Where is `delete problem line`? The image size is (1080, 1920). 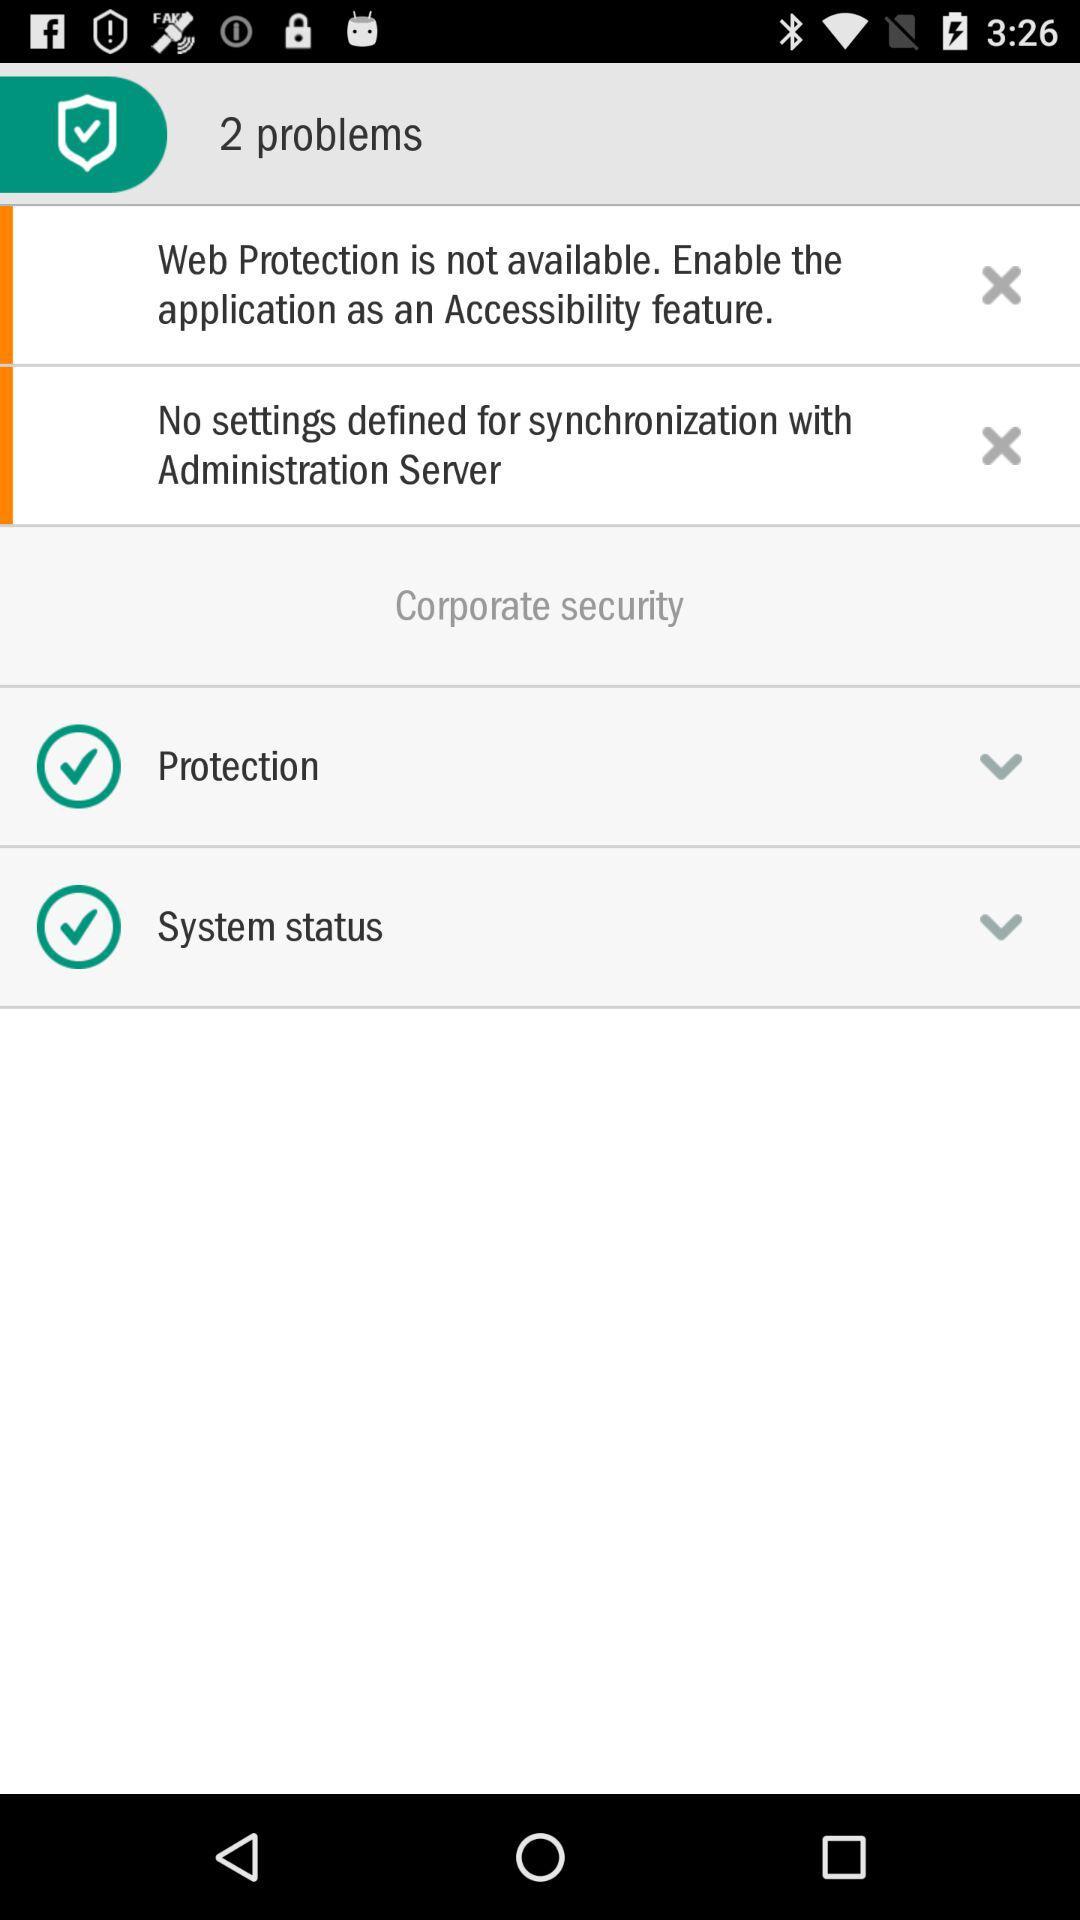
delete problem line is located at coordinates (1001, 444).